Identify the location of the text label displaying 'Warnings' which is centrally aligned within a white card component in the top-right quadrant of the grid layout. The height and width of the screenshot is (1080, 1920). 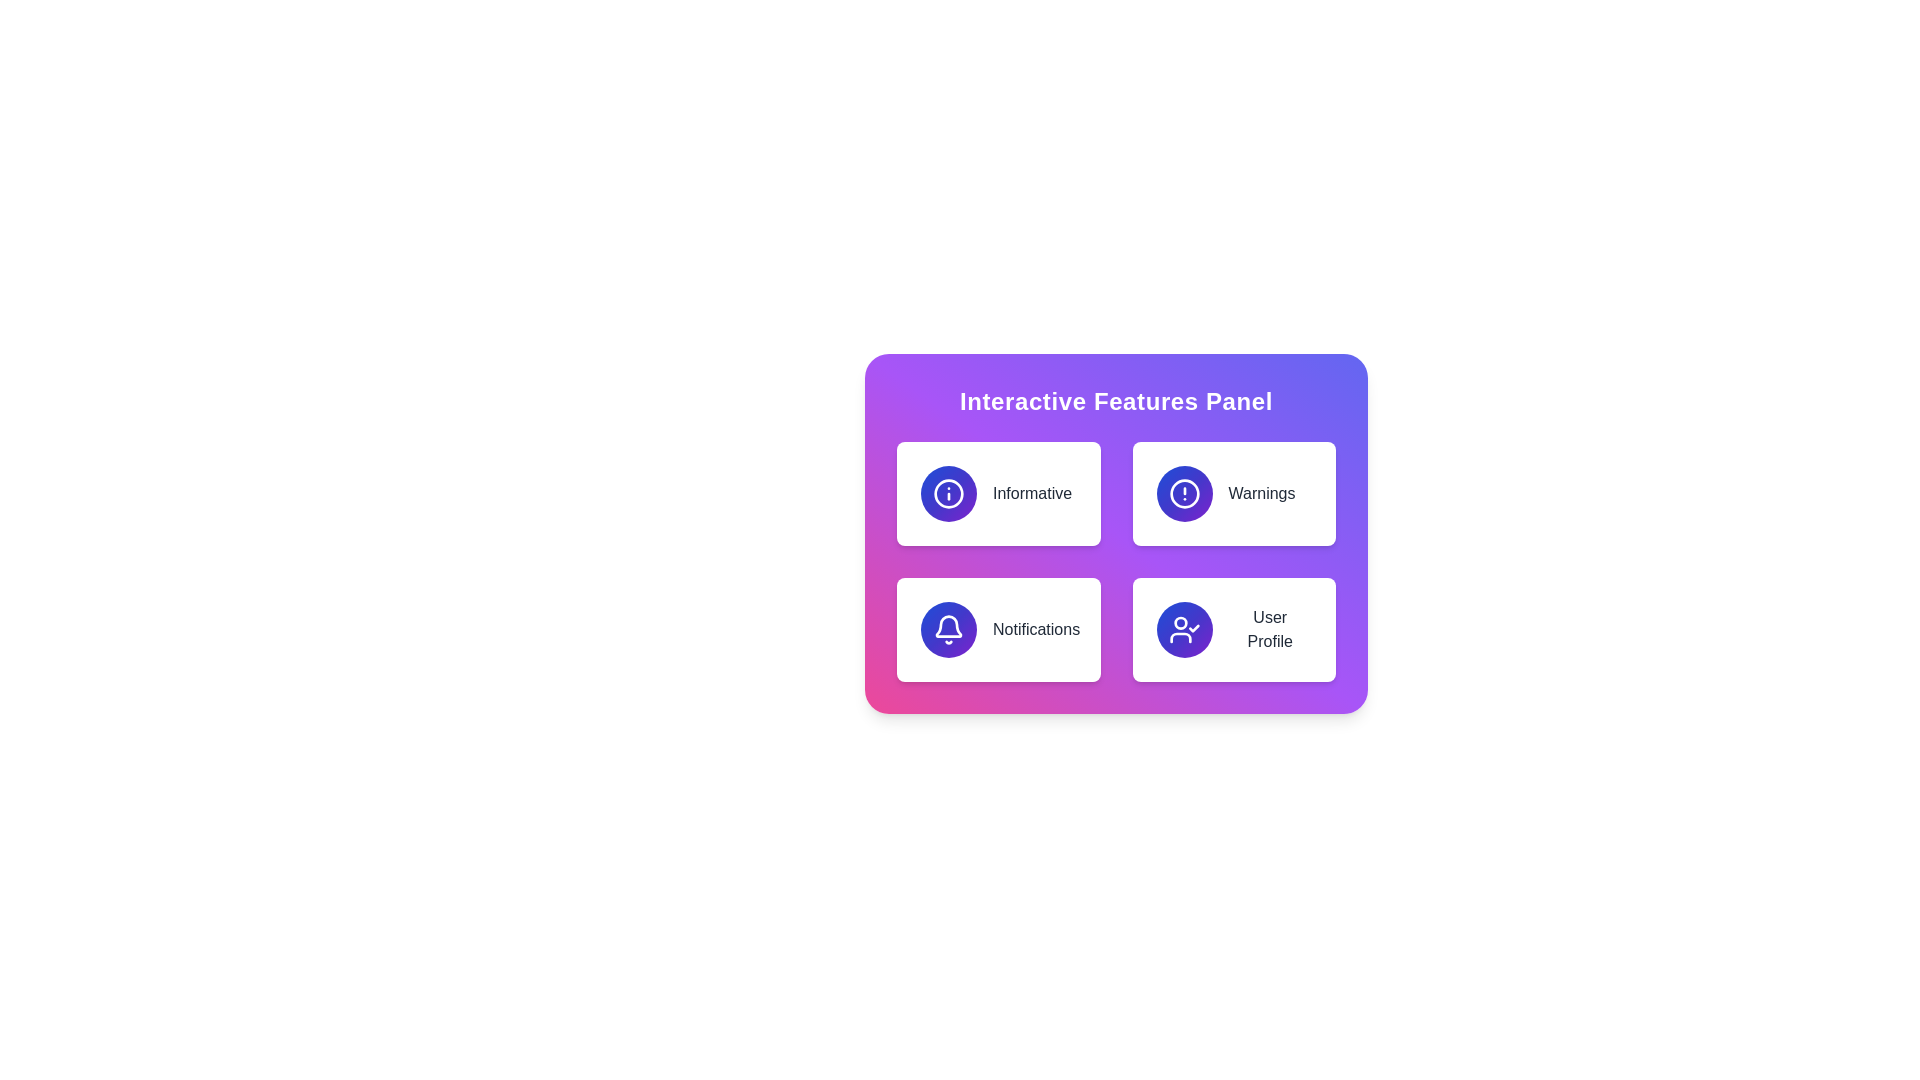
(1261, 493).